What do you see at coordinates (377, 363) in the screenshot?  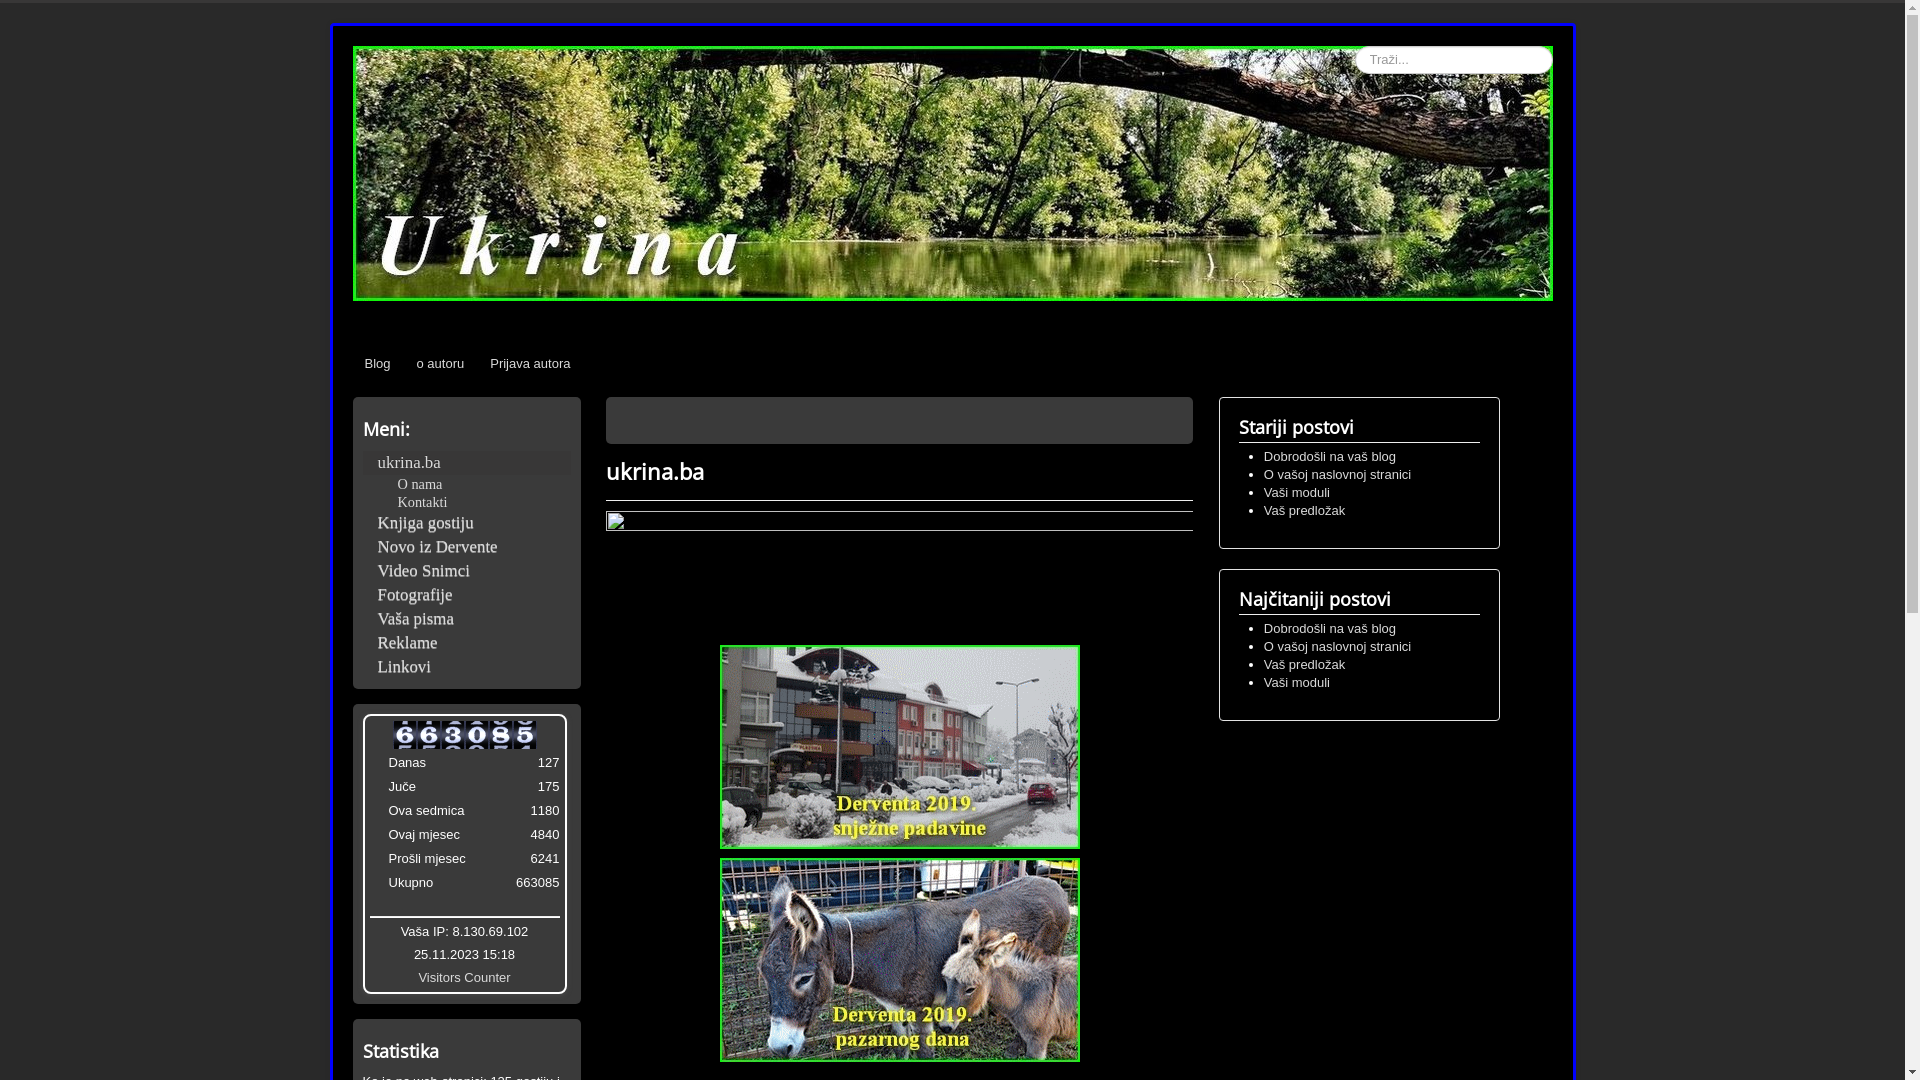 I see `'Blog'` at bounding box center [377, 363].